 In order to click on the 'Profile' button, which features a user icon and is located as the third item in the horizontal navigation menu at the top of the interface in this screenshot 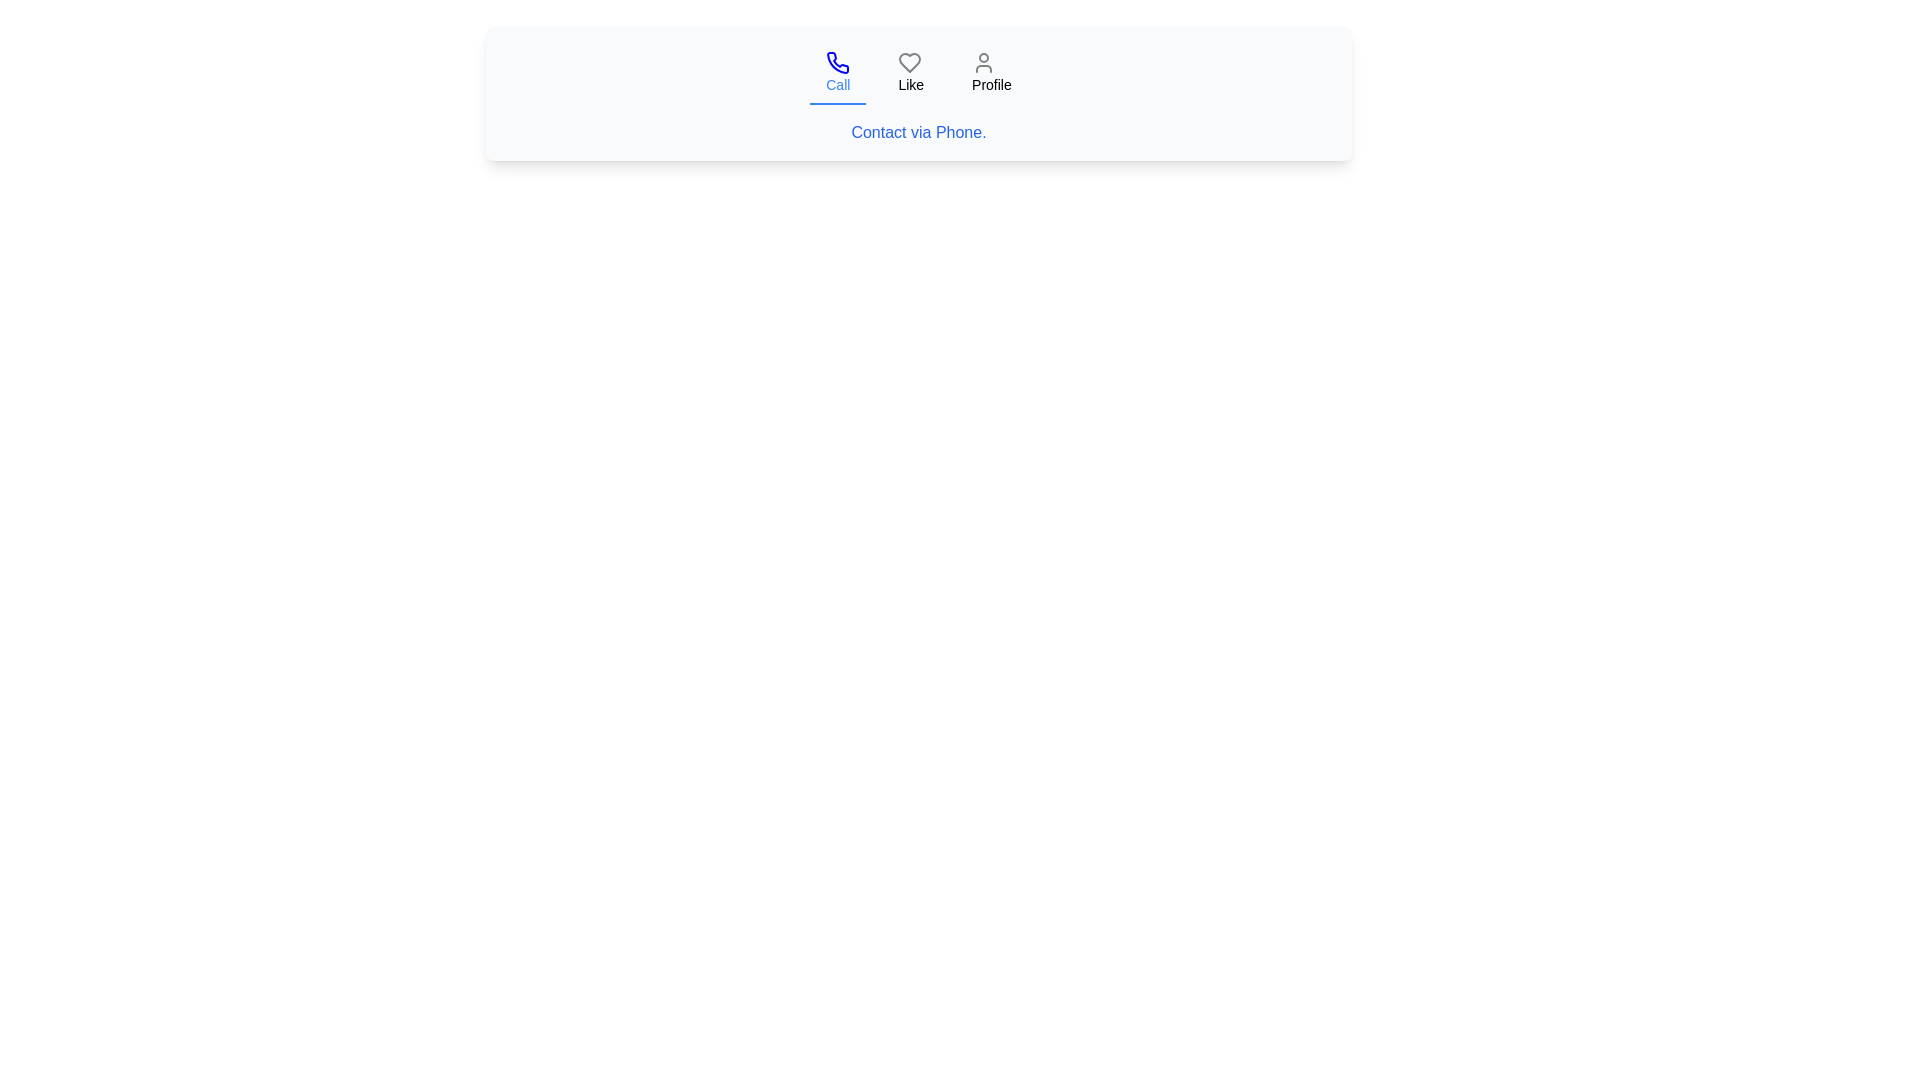, I will do `click(991, 72)`.